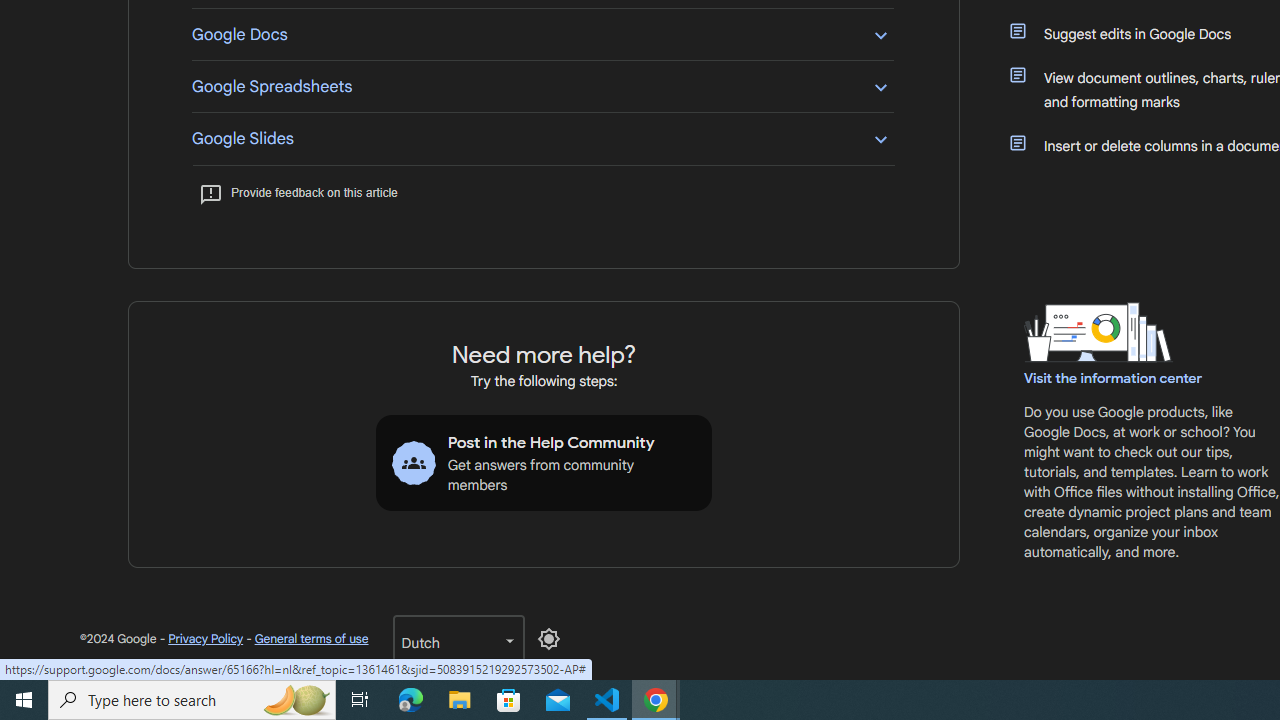 The width and height of the screenshot is (1280, 720). I want to click on 'Google Slides', so click(542, 137).